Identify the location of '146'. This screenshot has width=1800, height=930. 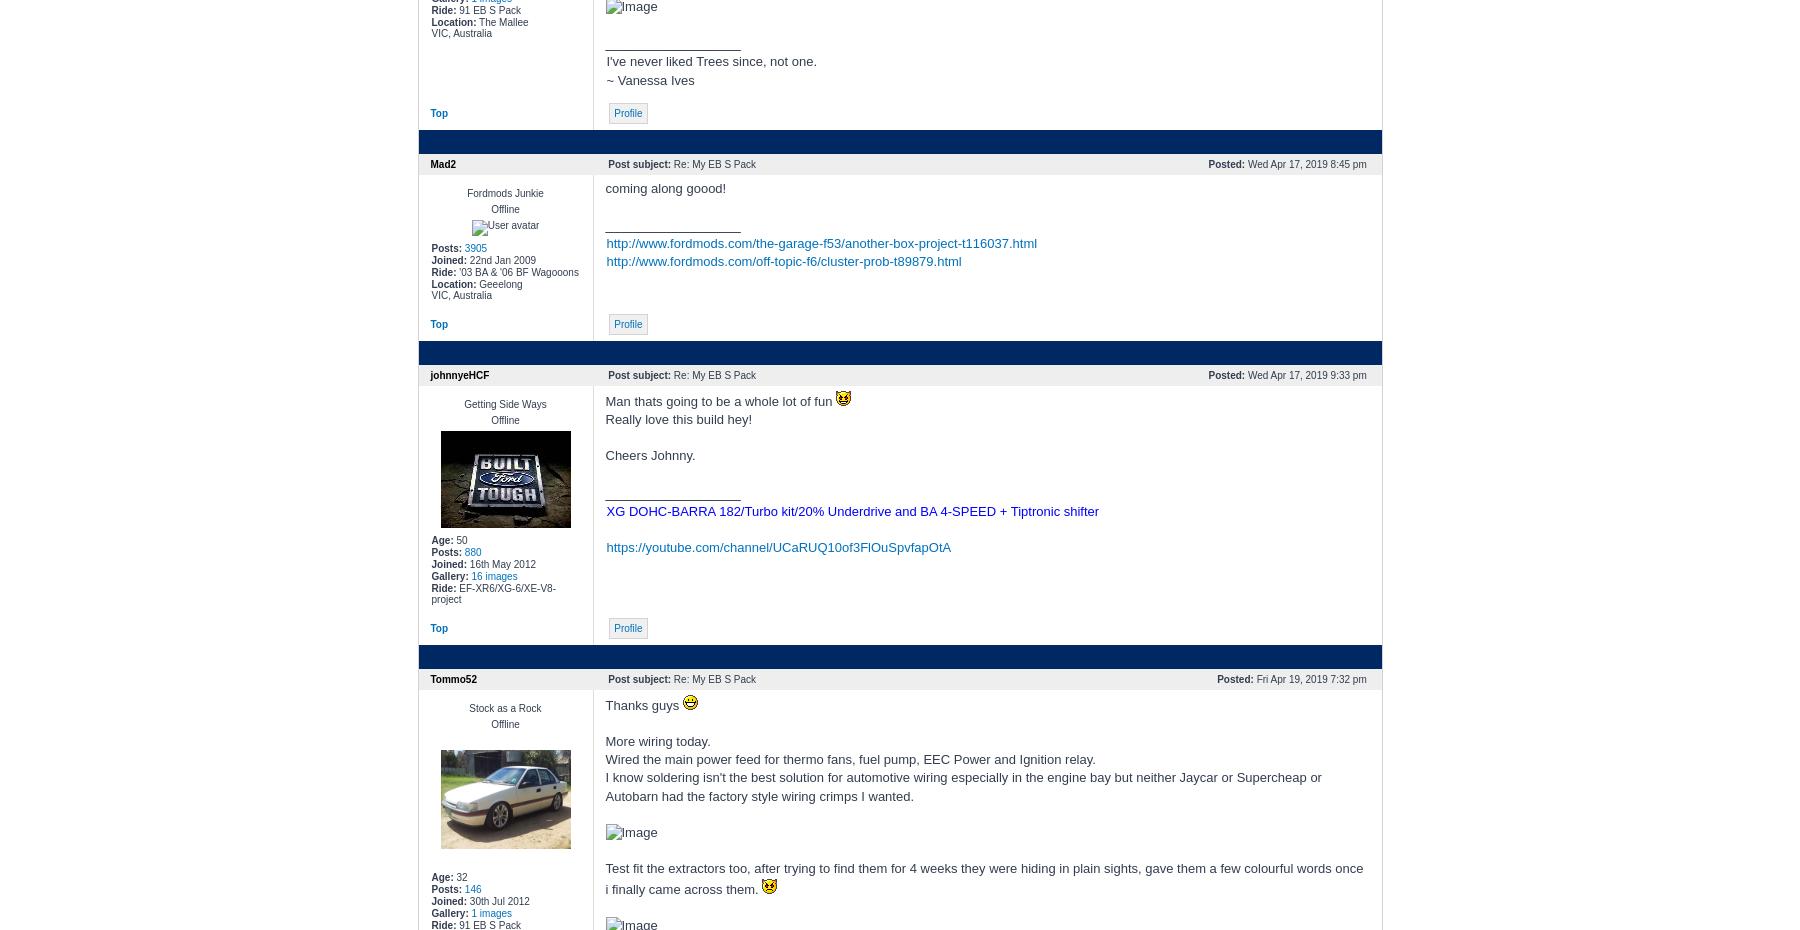
(463, 888).